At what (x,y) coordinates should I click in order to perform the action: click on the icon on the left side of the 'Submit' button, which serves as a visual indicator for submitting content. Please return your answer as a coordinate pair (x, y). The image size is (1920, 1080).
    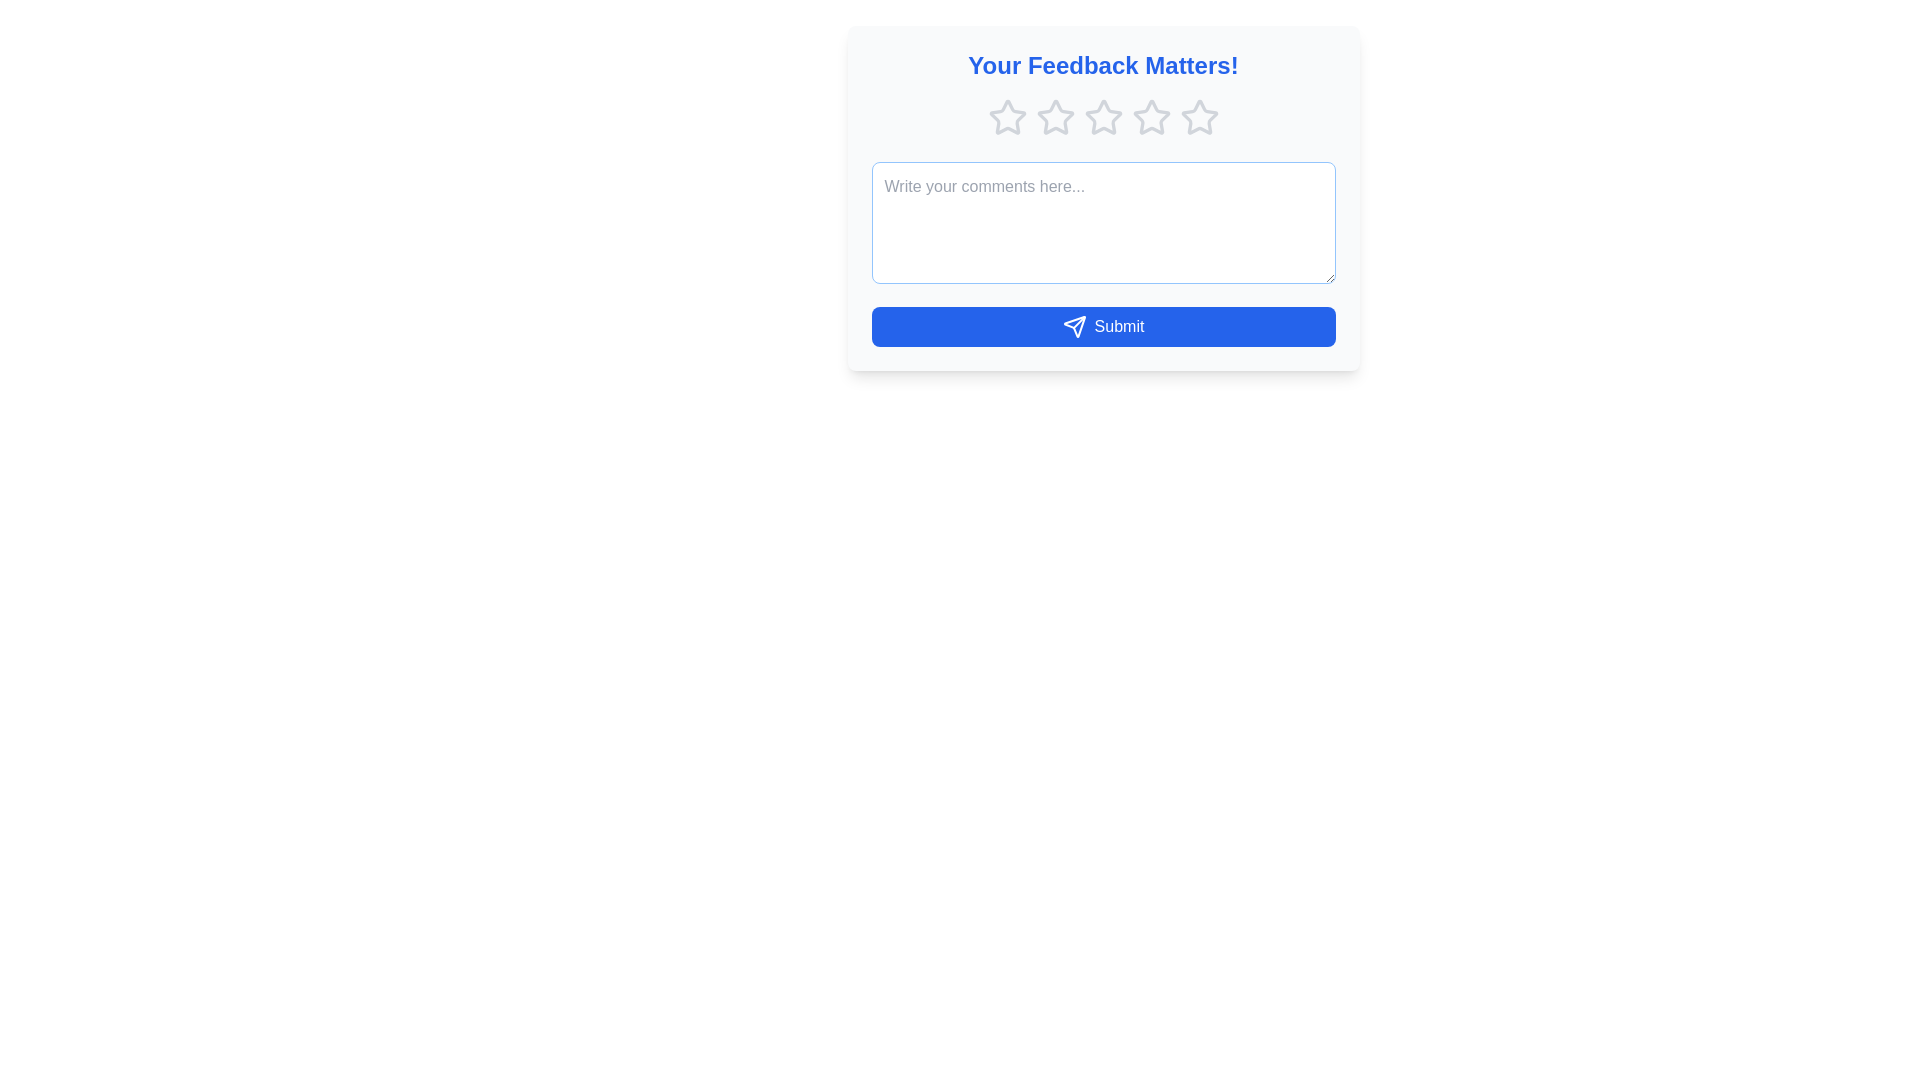
    Looking at the image, I should click on (1073, 326).